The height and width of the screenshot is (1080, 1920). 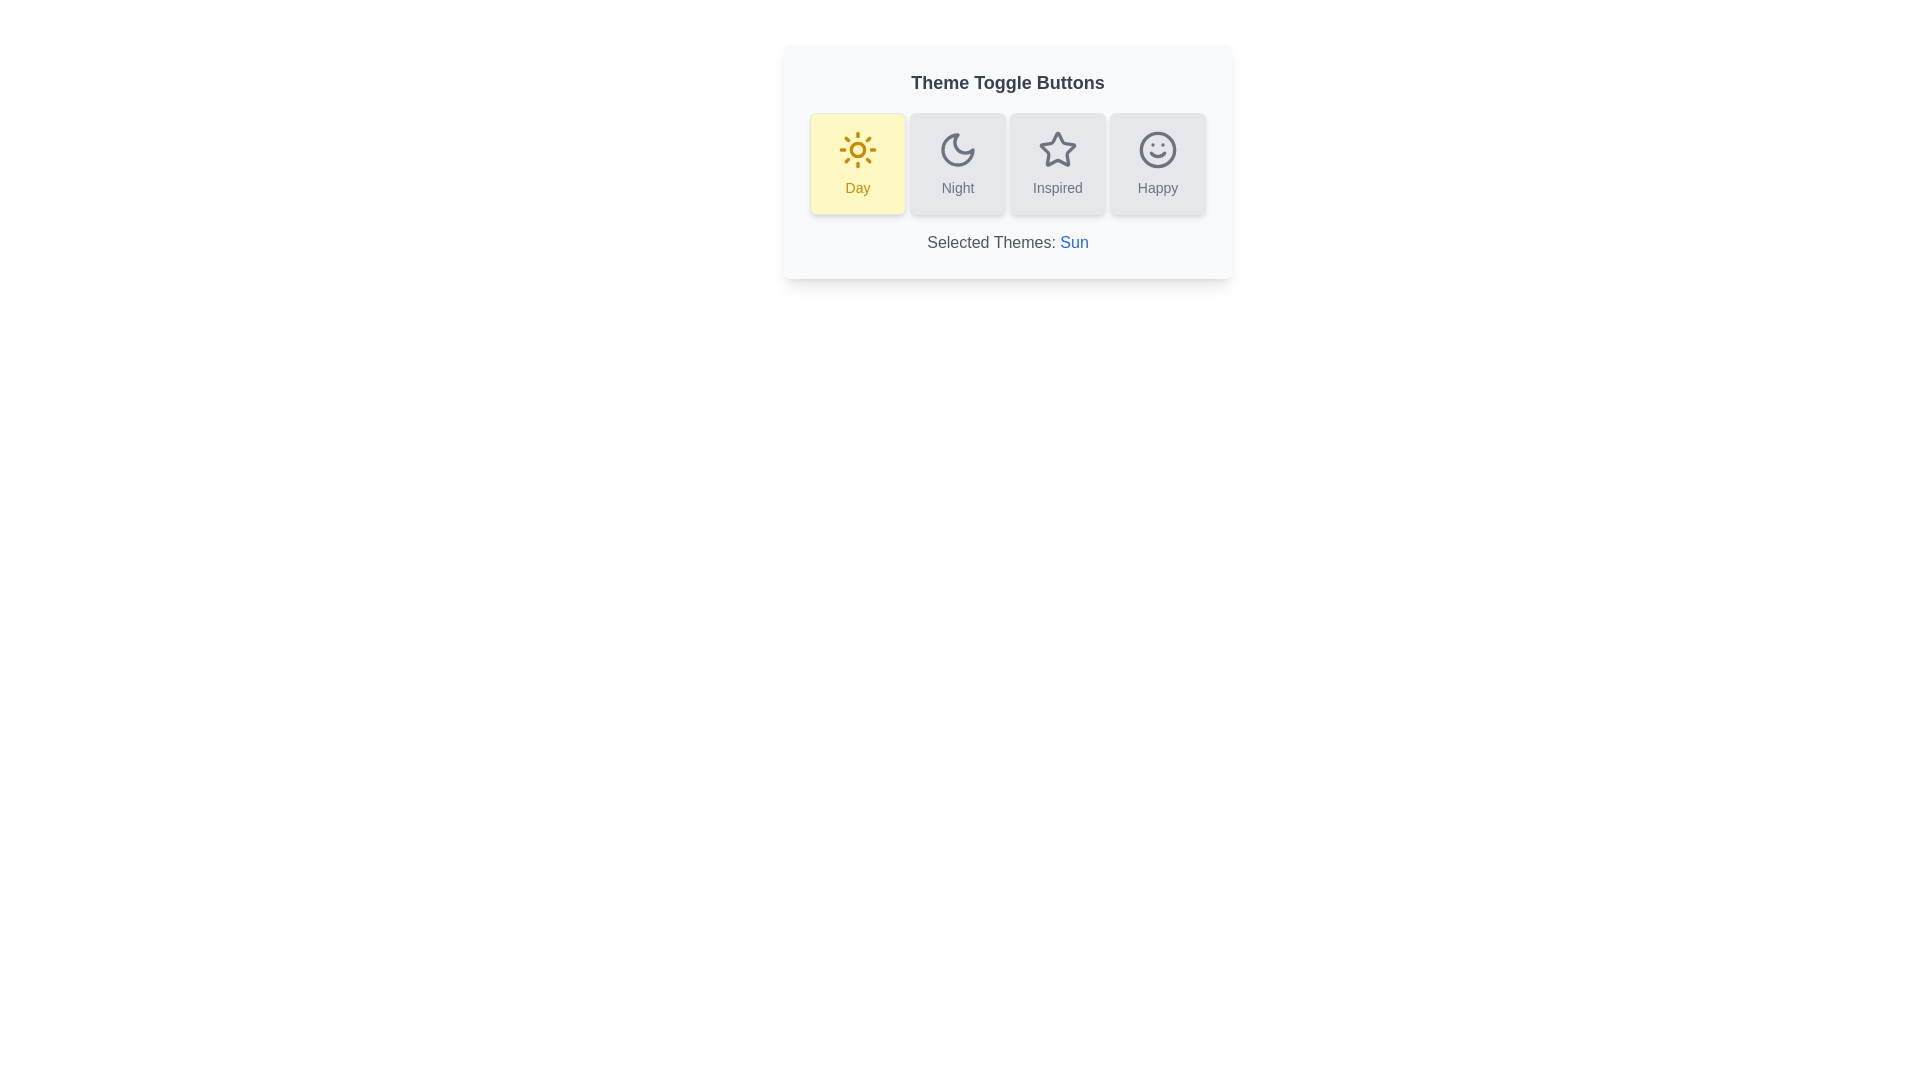 I want to click on the blue text label 'Sun' within the statement 'Selected Themes: Sun' located near the bottom section of the interface, so click(x=1073, y=241).